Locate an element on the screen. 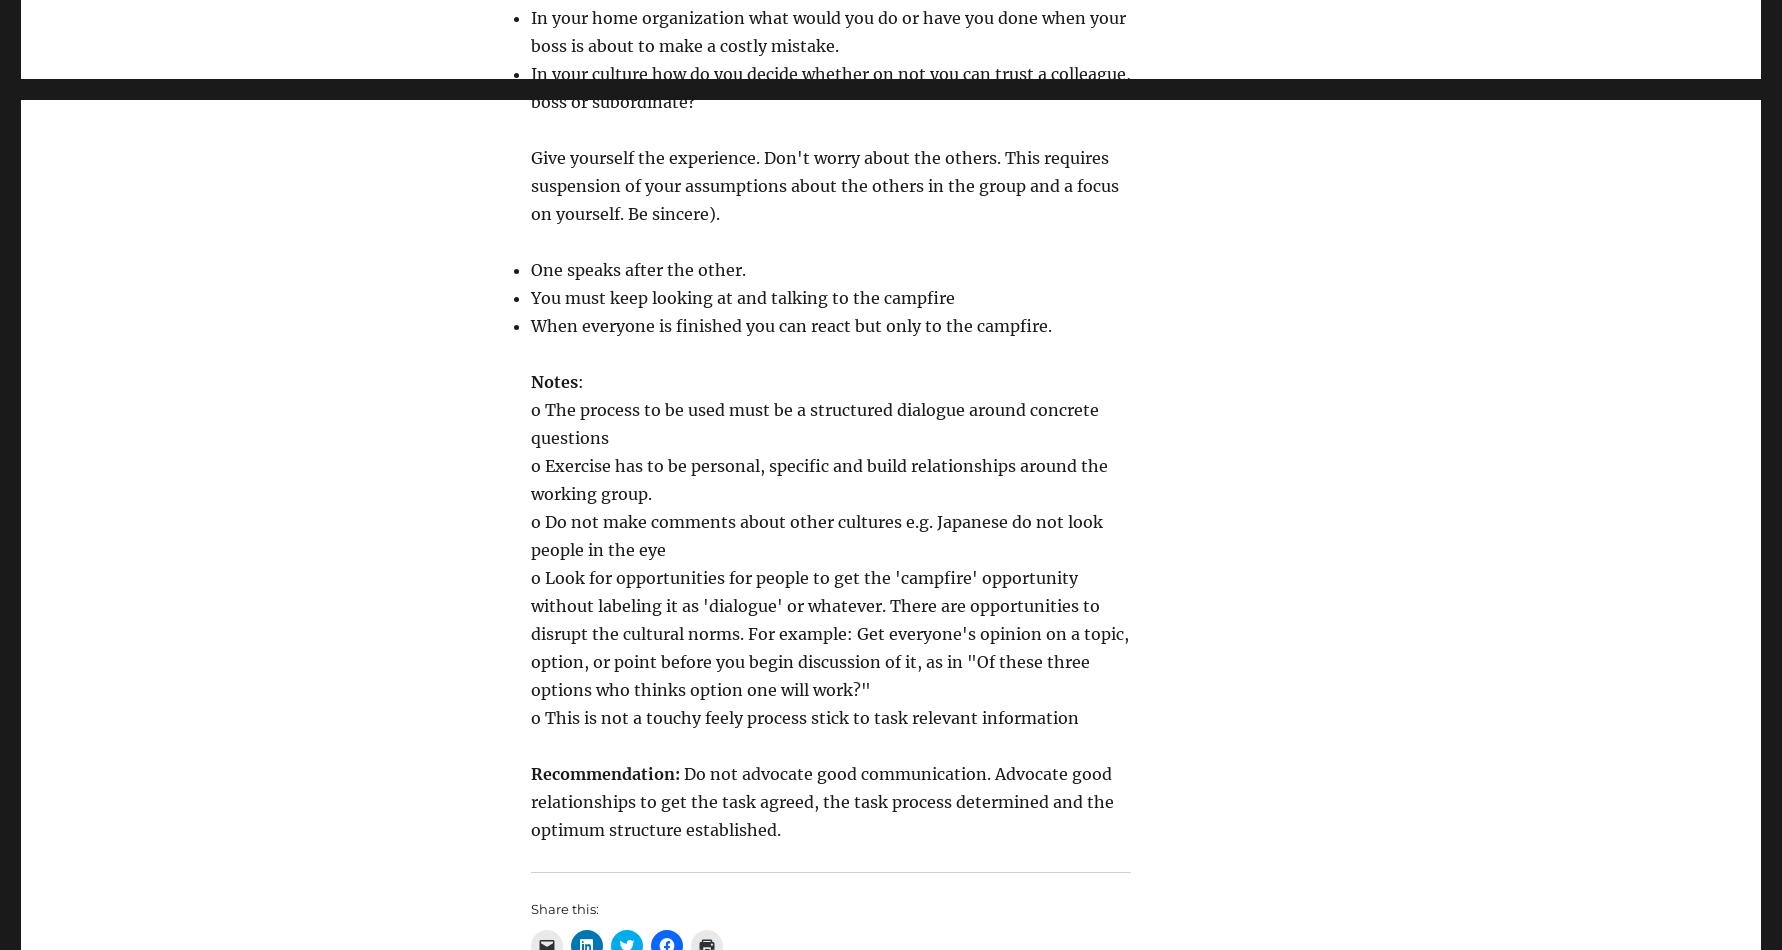 The image size is (1782, 950). 'o    Look for opportunities for people to get the 'campfire' opportunity without labeling it as 'dialogue' or whatever. There are opportunities to disrupt the cultural norms. For example: Get everyone's opinion on a topic, option, or point before you begin discussion of it, as in "Of these three options who thinks option one will work?"' is located at coordinates (829, 634).